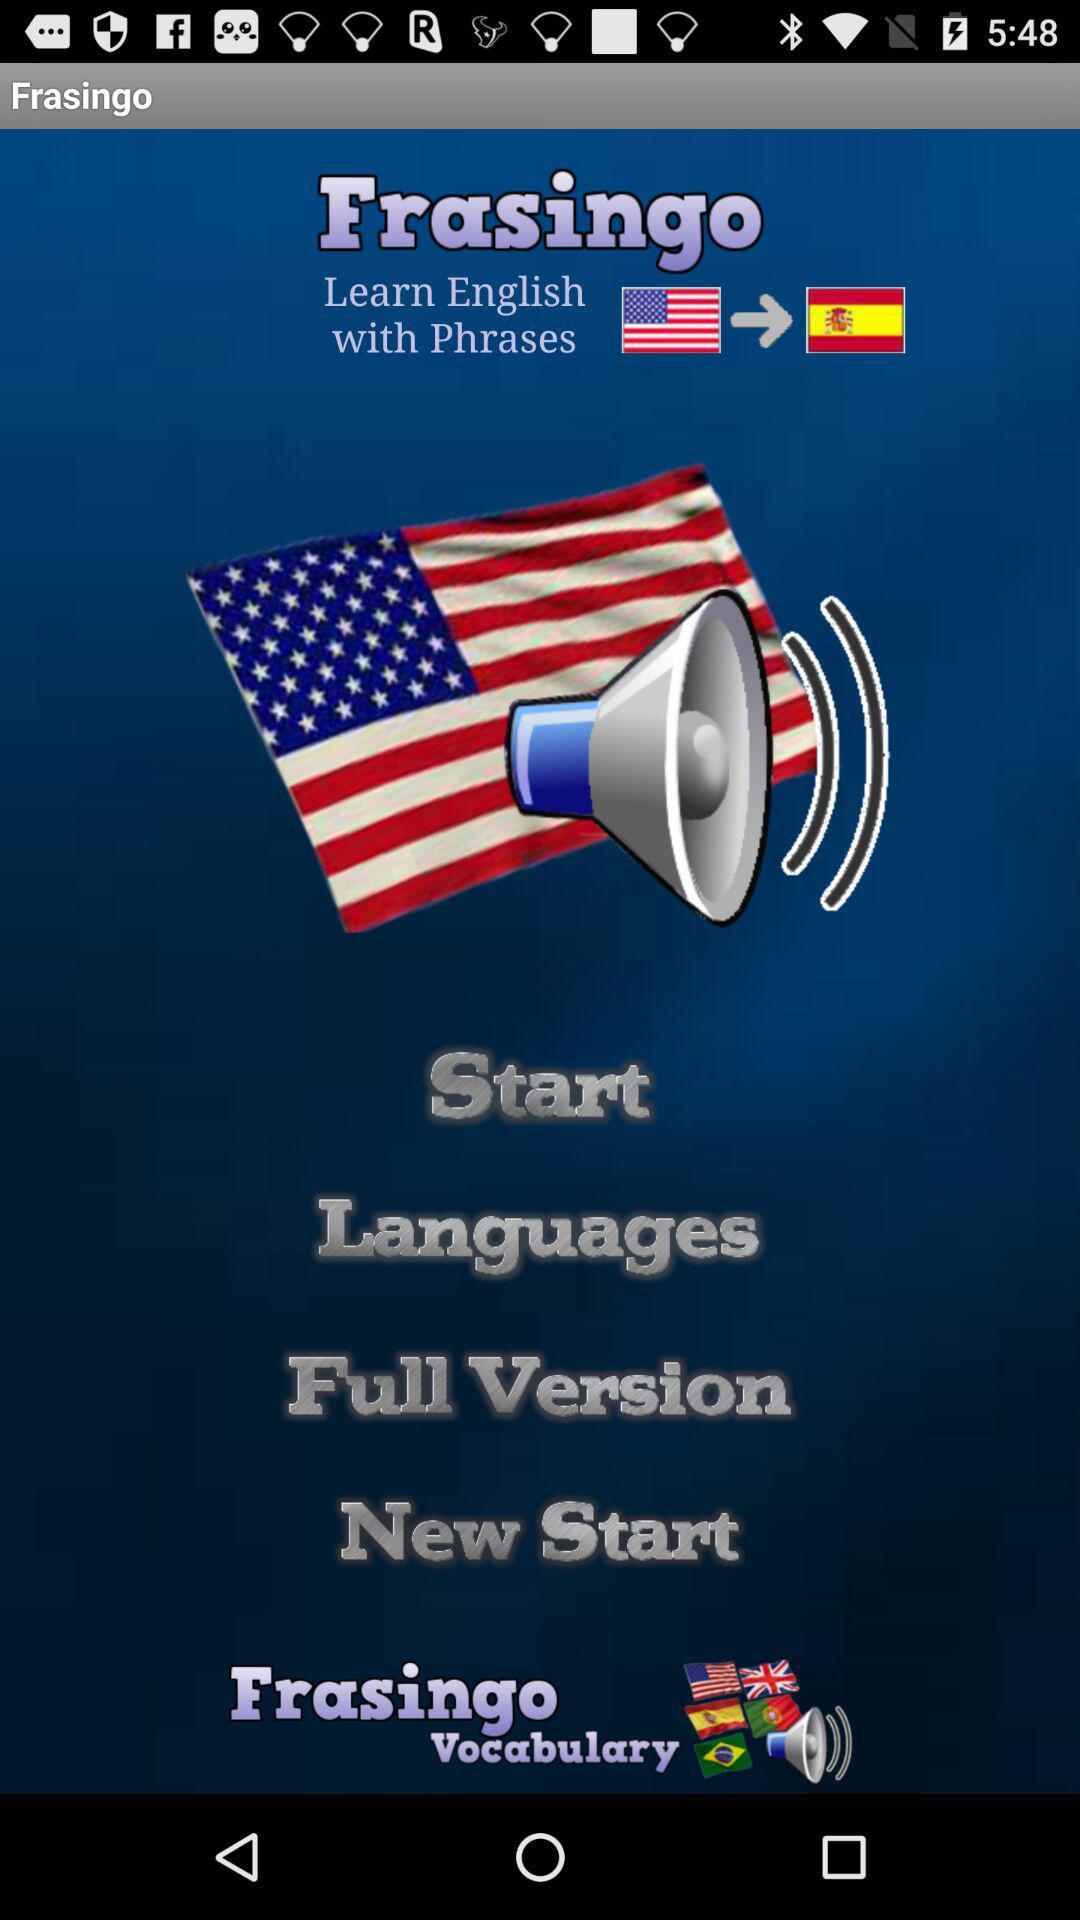 This screenshot has width=1080, height=1920. What do you see at coordinates (540, 1084) in the screenshot?
I see `start app` at bounding box center [540, 1084].